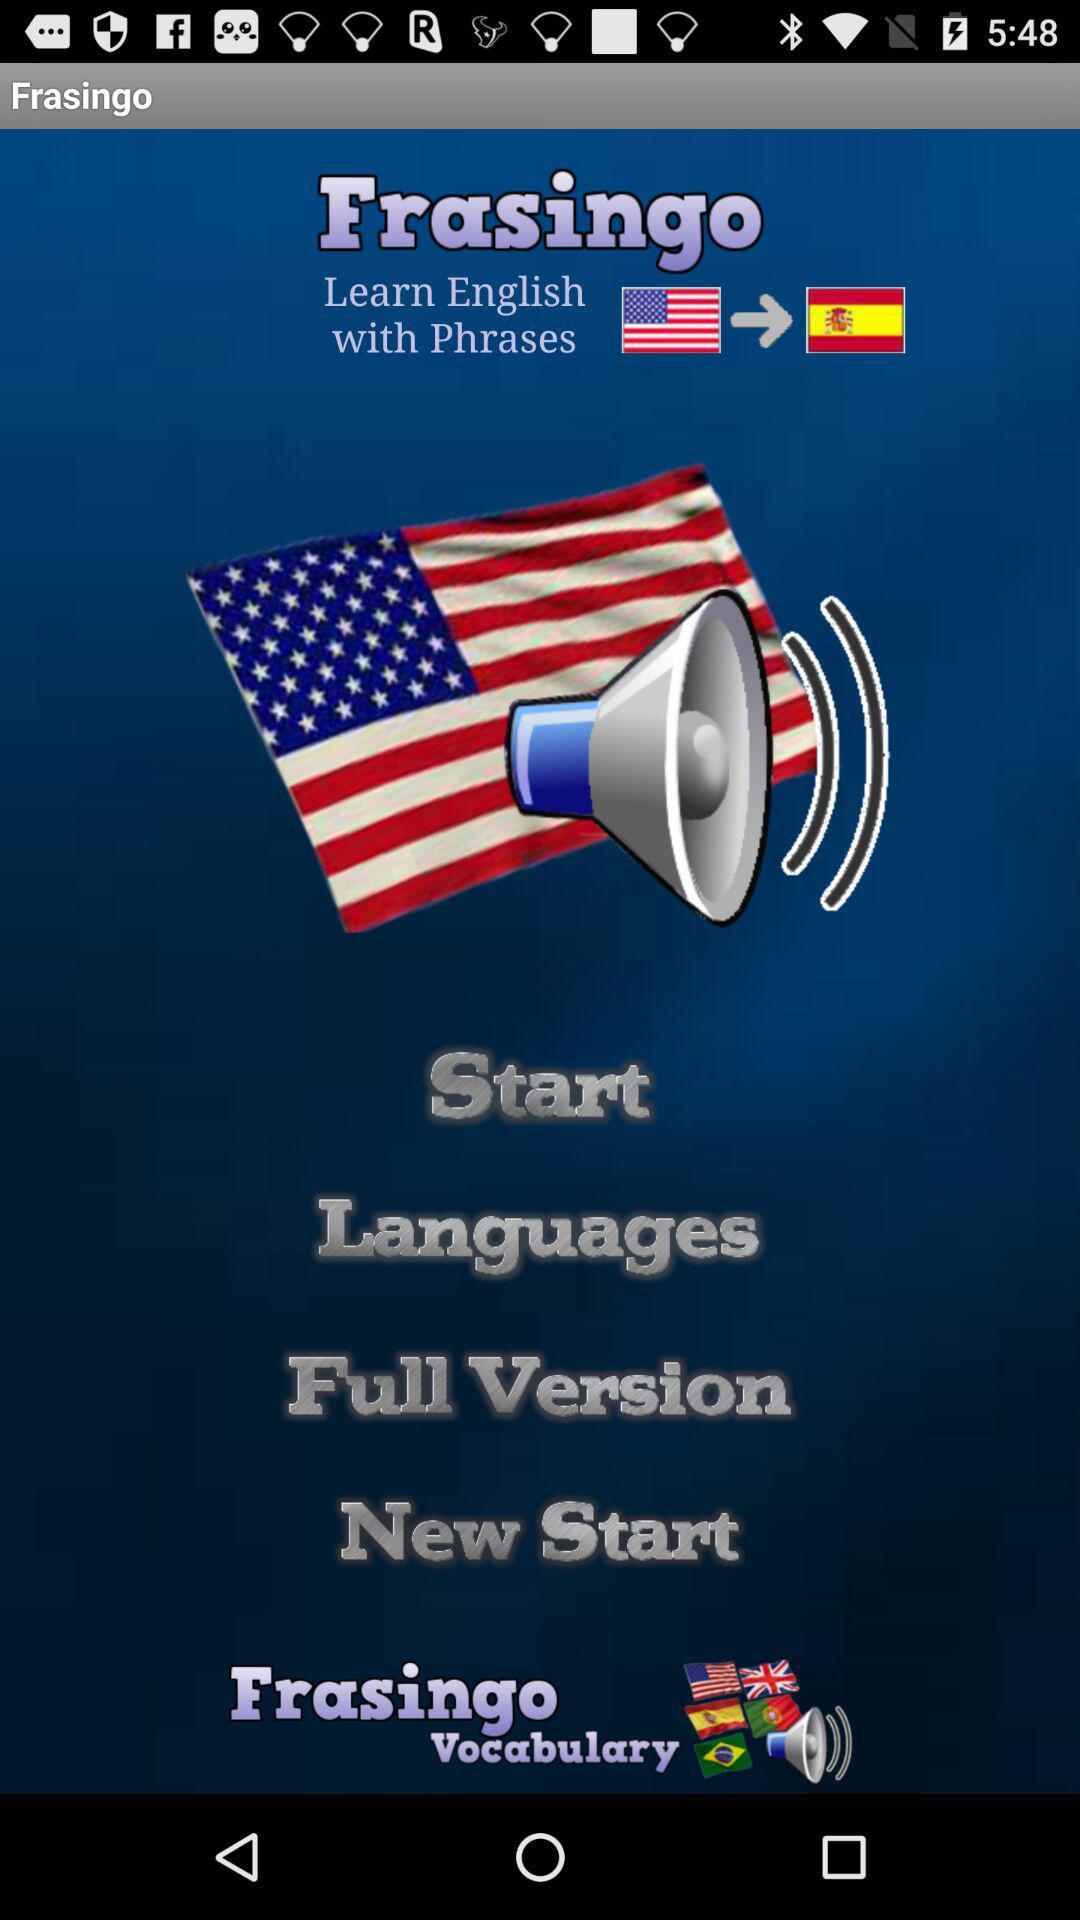 This screenshot has width=1080, height=1920. What do you see at coordinates (540, 1084) in the screenshot?
I see `start app` at bounding box center [540, 1084].